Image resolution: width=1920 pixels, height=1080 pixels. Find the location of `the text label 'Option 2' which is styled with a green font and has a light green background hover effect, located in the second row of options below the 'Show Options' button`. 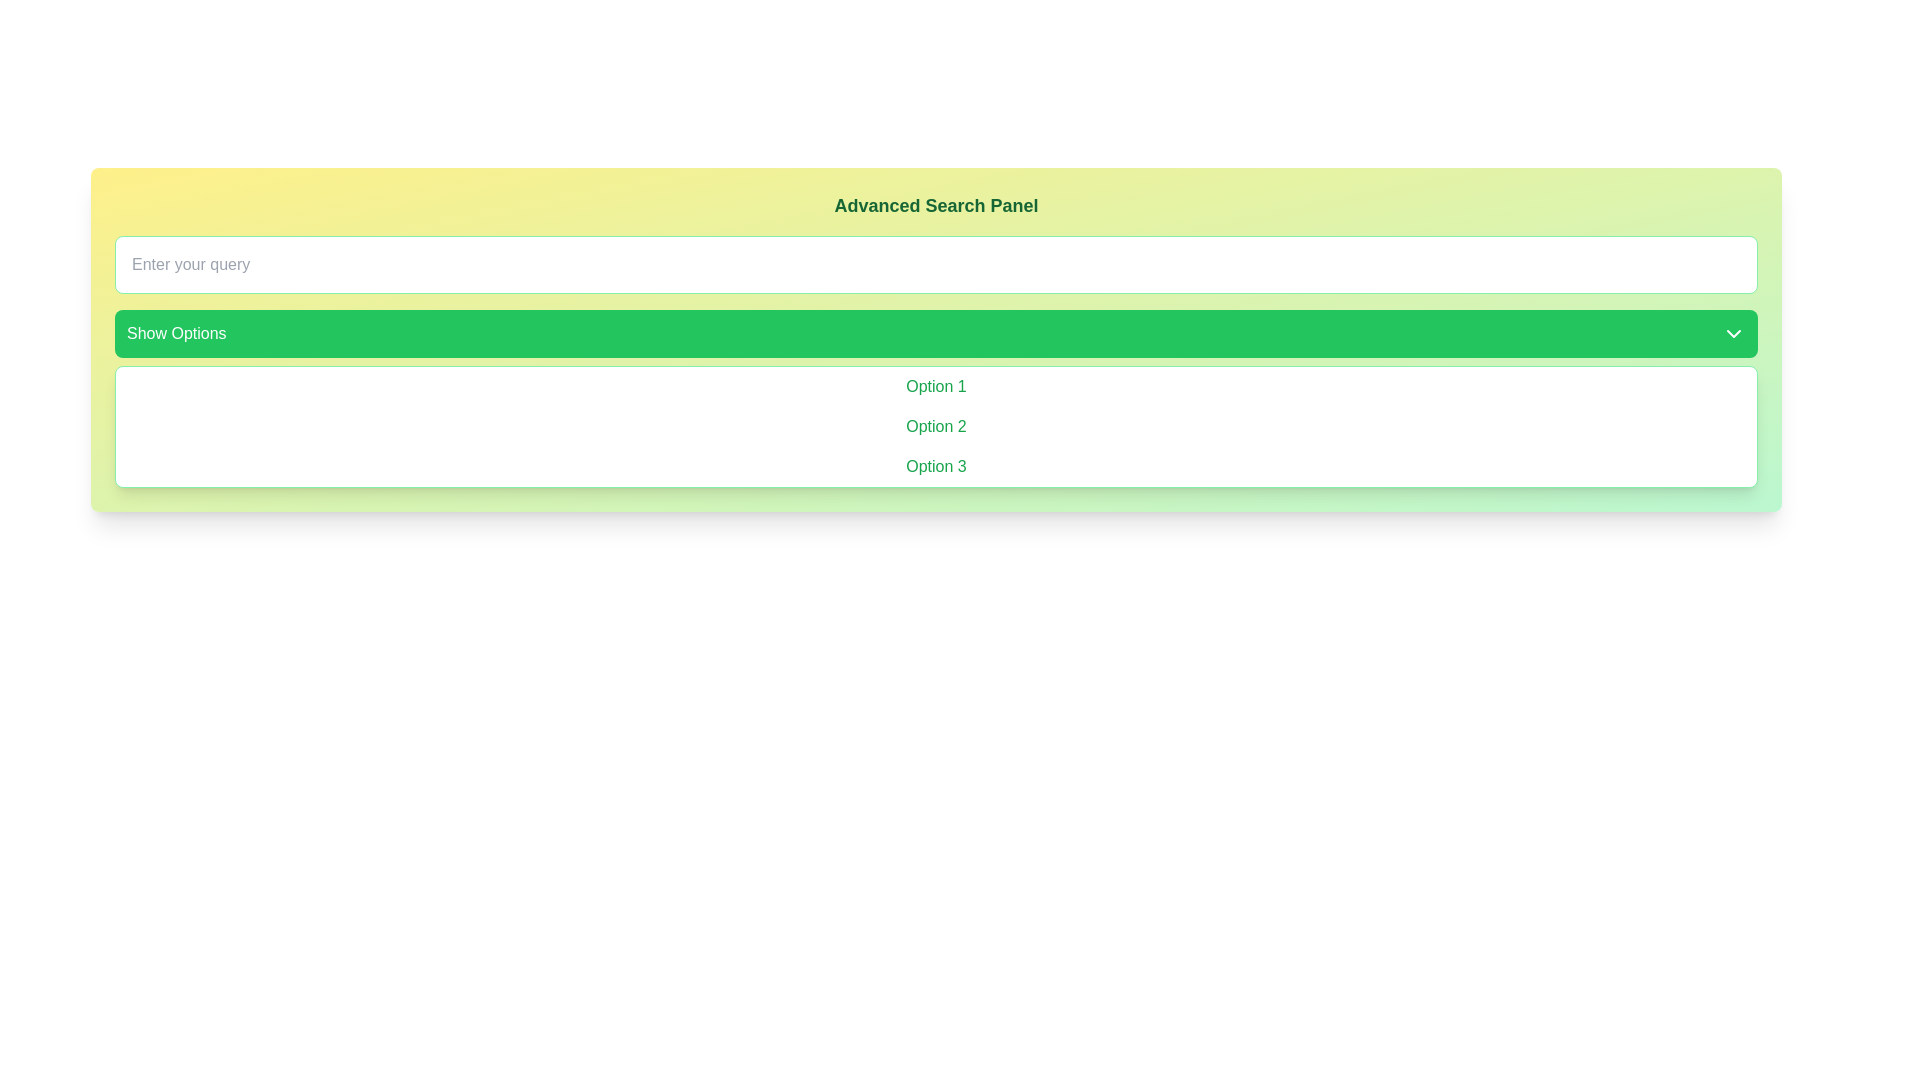

the text label 'Option 2' which is styled with a green font and has a light green background hover effect, located in the second row of options below the 'Show Options' button is located at coordinates (935, 426).